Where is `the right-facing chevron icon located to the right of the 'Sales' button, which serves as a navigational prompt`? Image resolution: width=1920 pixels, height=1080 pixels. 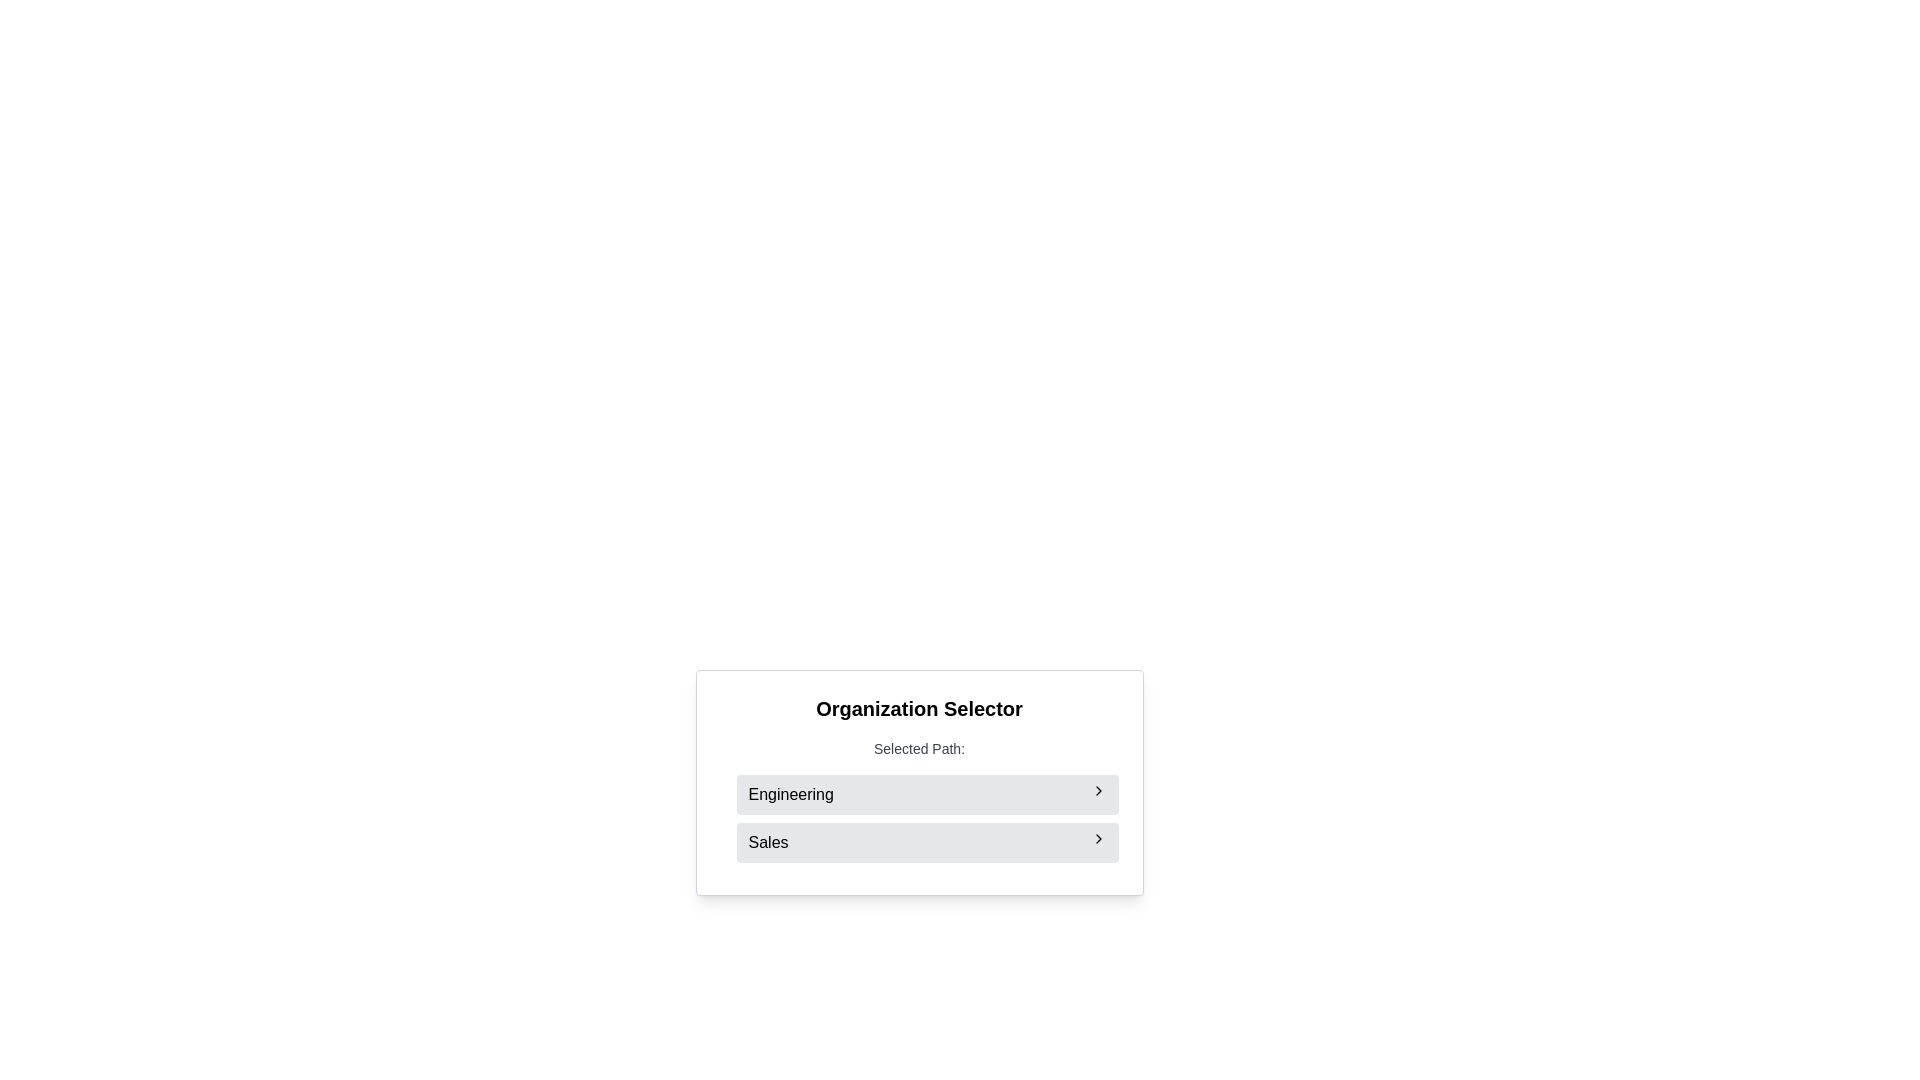
the right-facing chevron icon located to the right of the 'Sales' button, which serves as a navigational prompt is located at coordinates (1097, 839).